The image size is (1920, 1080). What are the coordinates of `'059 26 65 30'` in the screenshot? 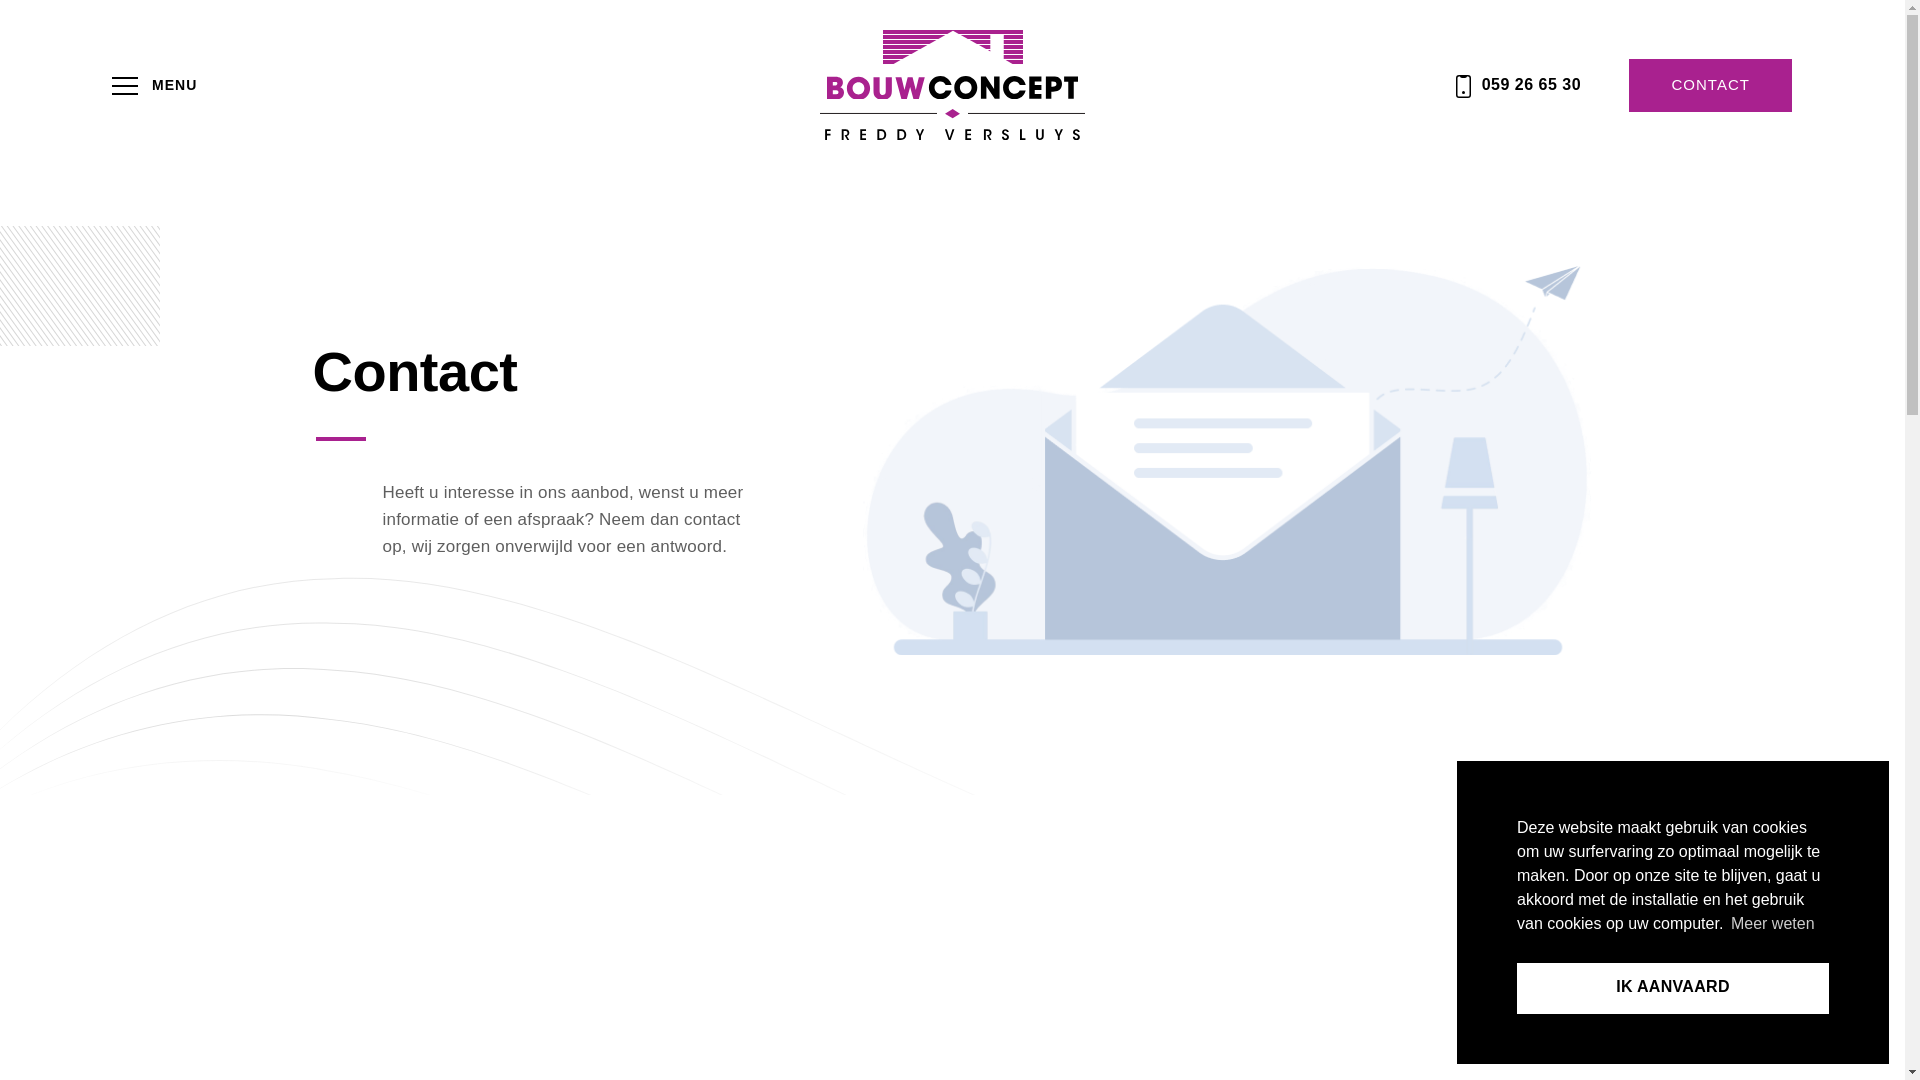 It's located at (1518, 83).